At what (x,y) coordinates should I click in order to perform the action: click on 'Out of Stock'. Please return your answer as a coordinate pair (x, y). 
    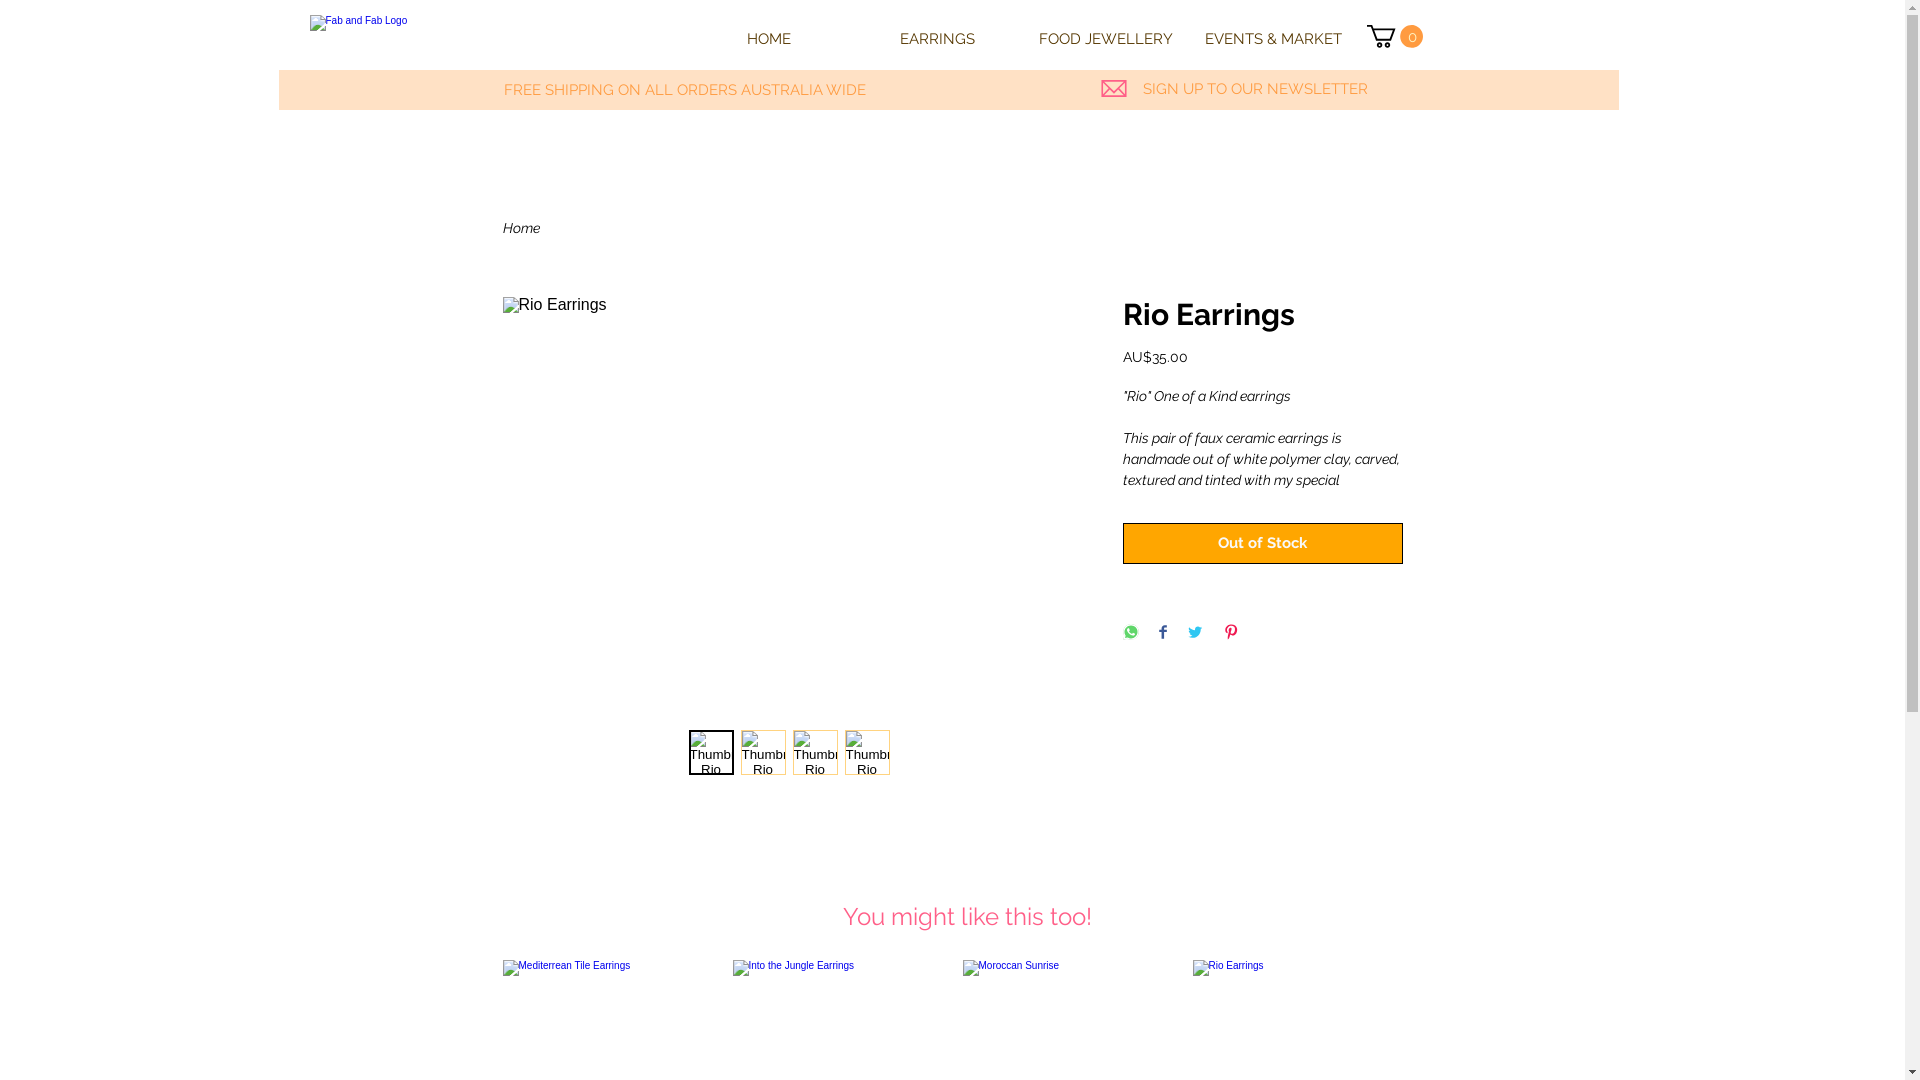
    Looking at the image, I should click on (1261, 543).